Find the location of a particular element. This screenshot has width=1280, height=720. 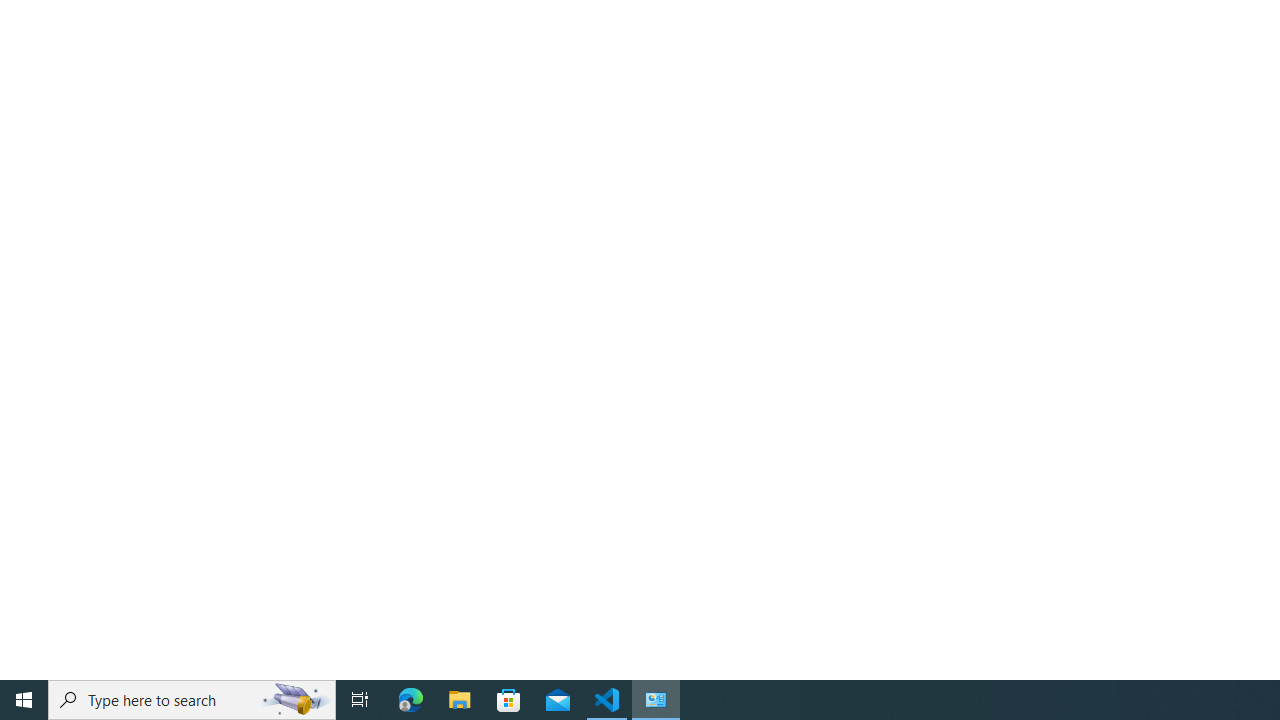

'Microsoft Store' is located at coordinates (509, 698).